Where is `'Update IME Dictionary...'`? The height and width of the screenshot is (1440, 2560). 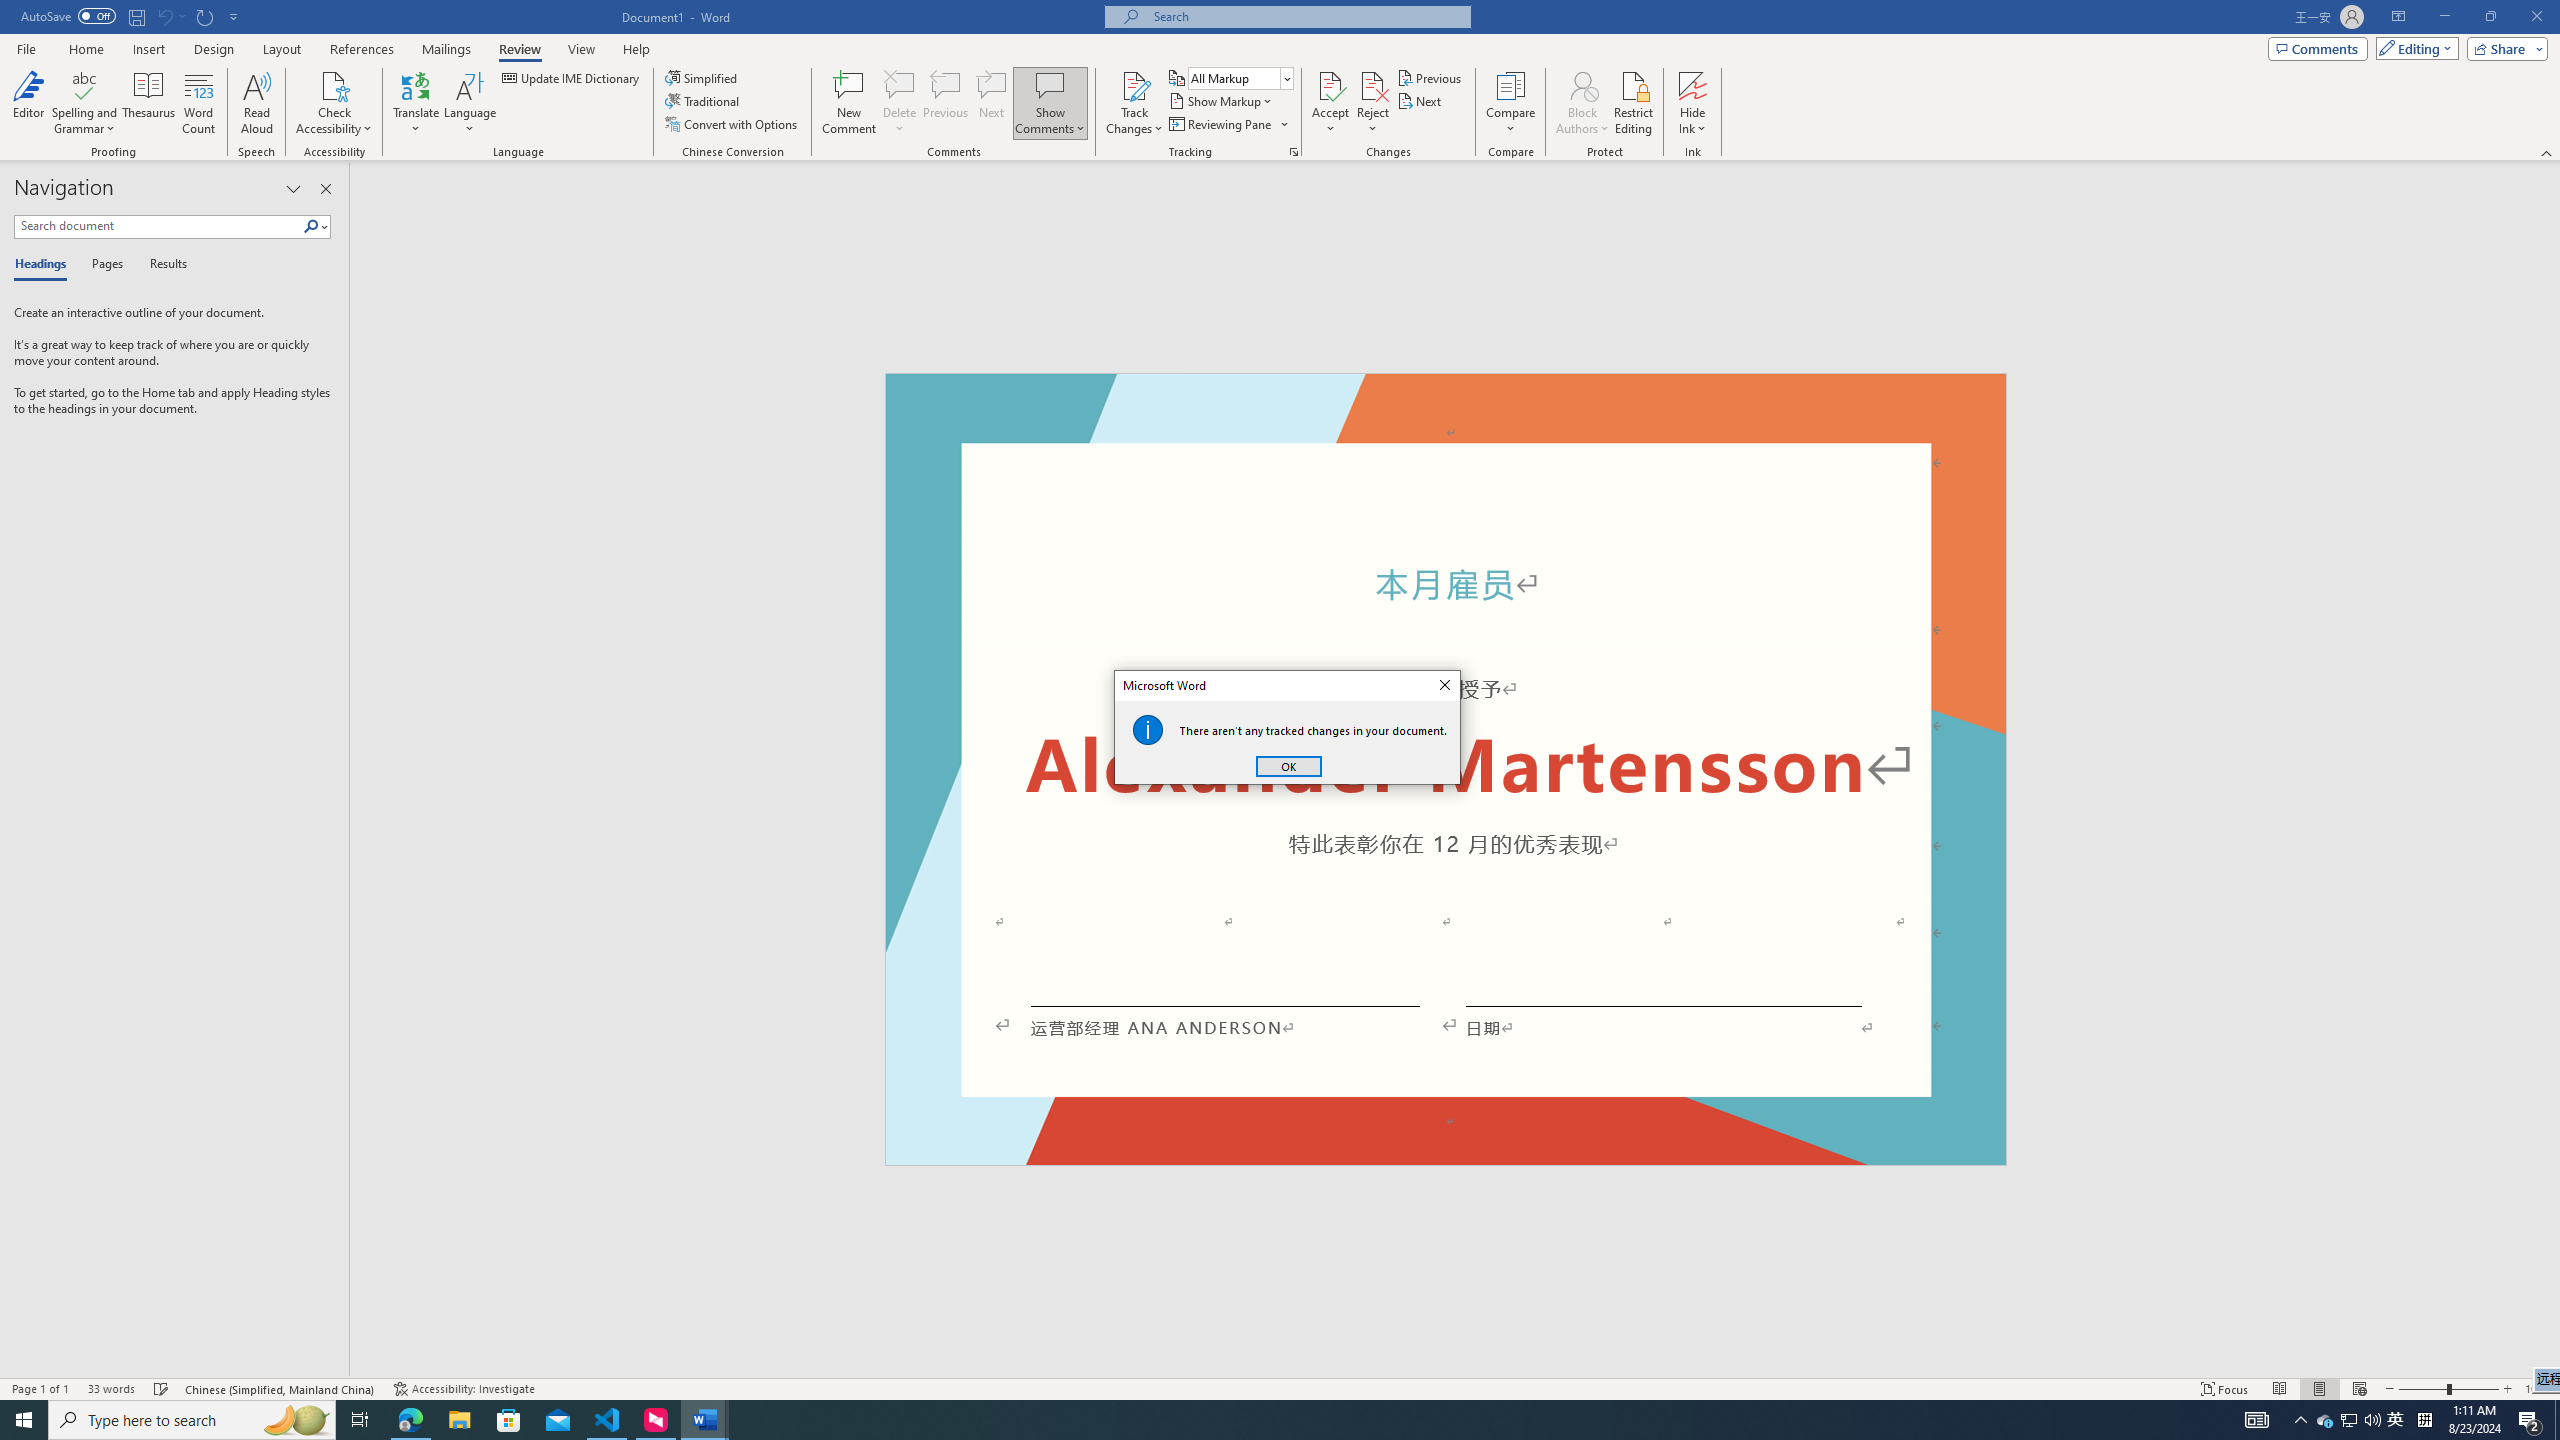 'Update IME Dictionary...' is located at coordinates (571, 77).